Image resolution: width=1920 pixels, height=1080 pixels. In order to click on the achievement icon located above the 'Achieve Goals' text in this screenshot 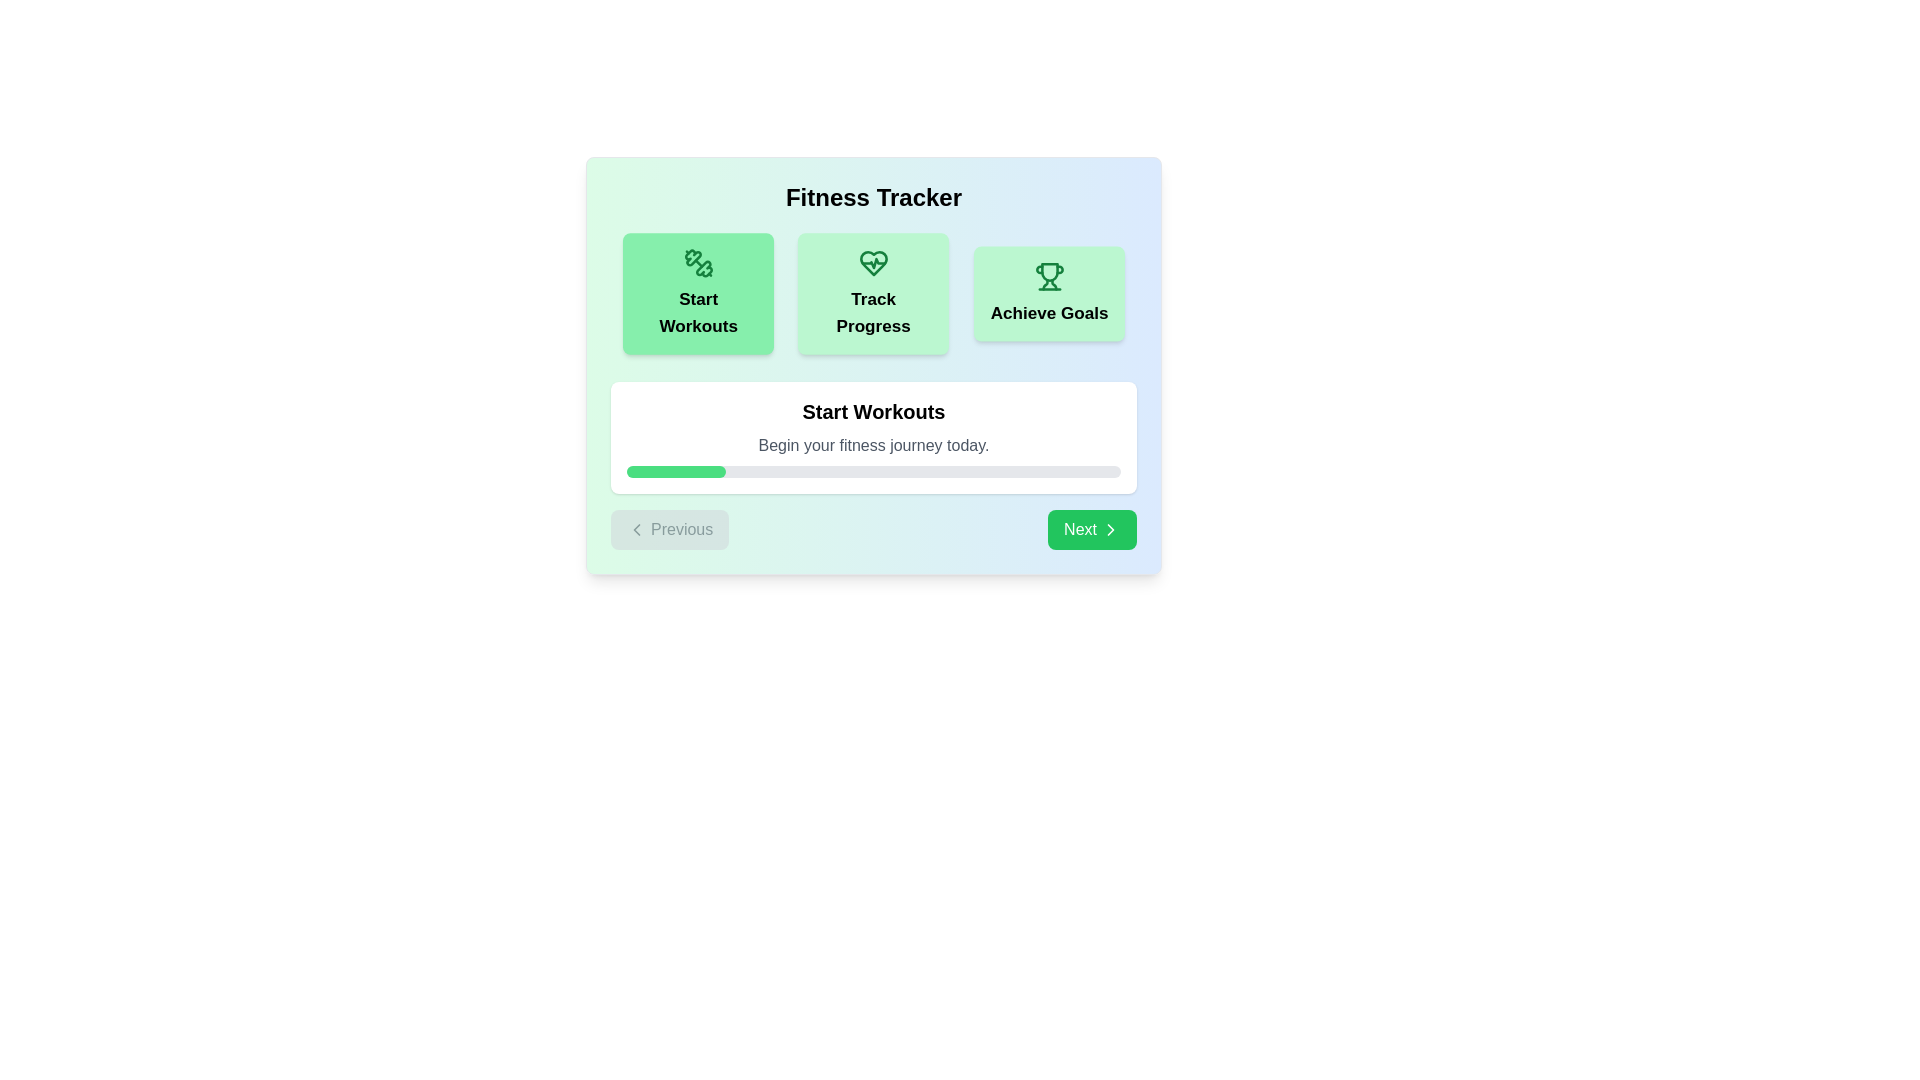, I will do `click(1048, 276)`.